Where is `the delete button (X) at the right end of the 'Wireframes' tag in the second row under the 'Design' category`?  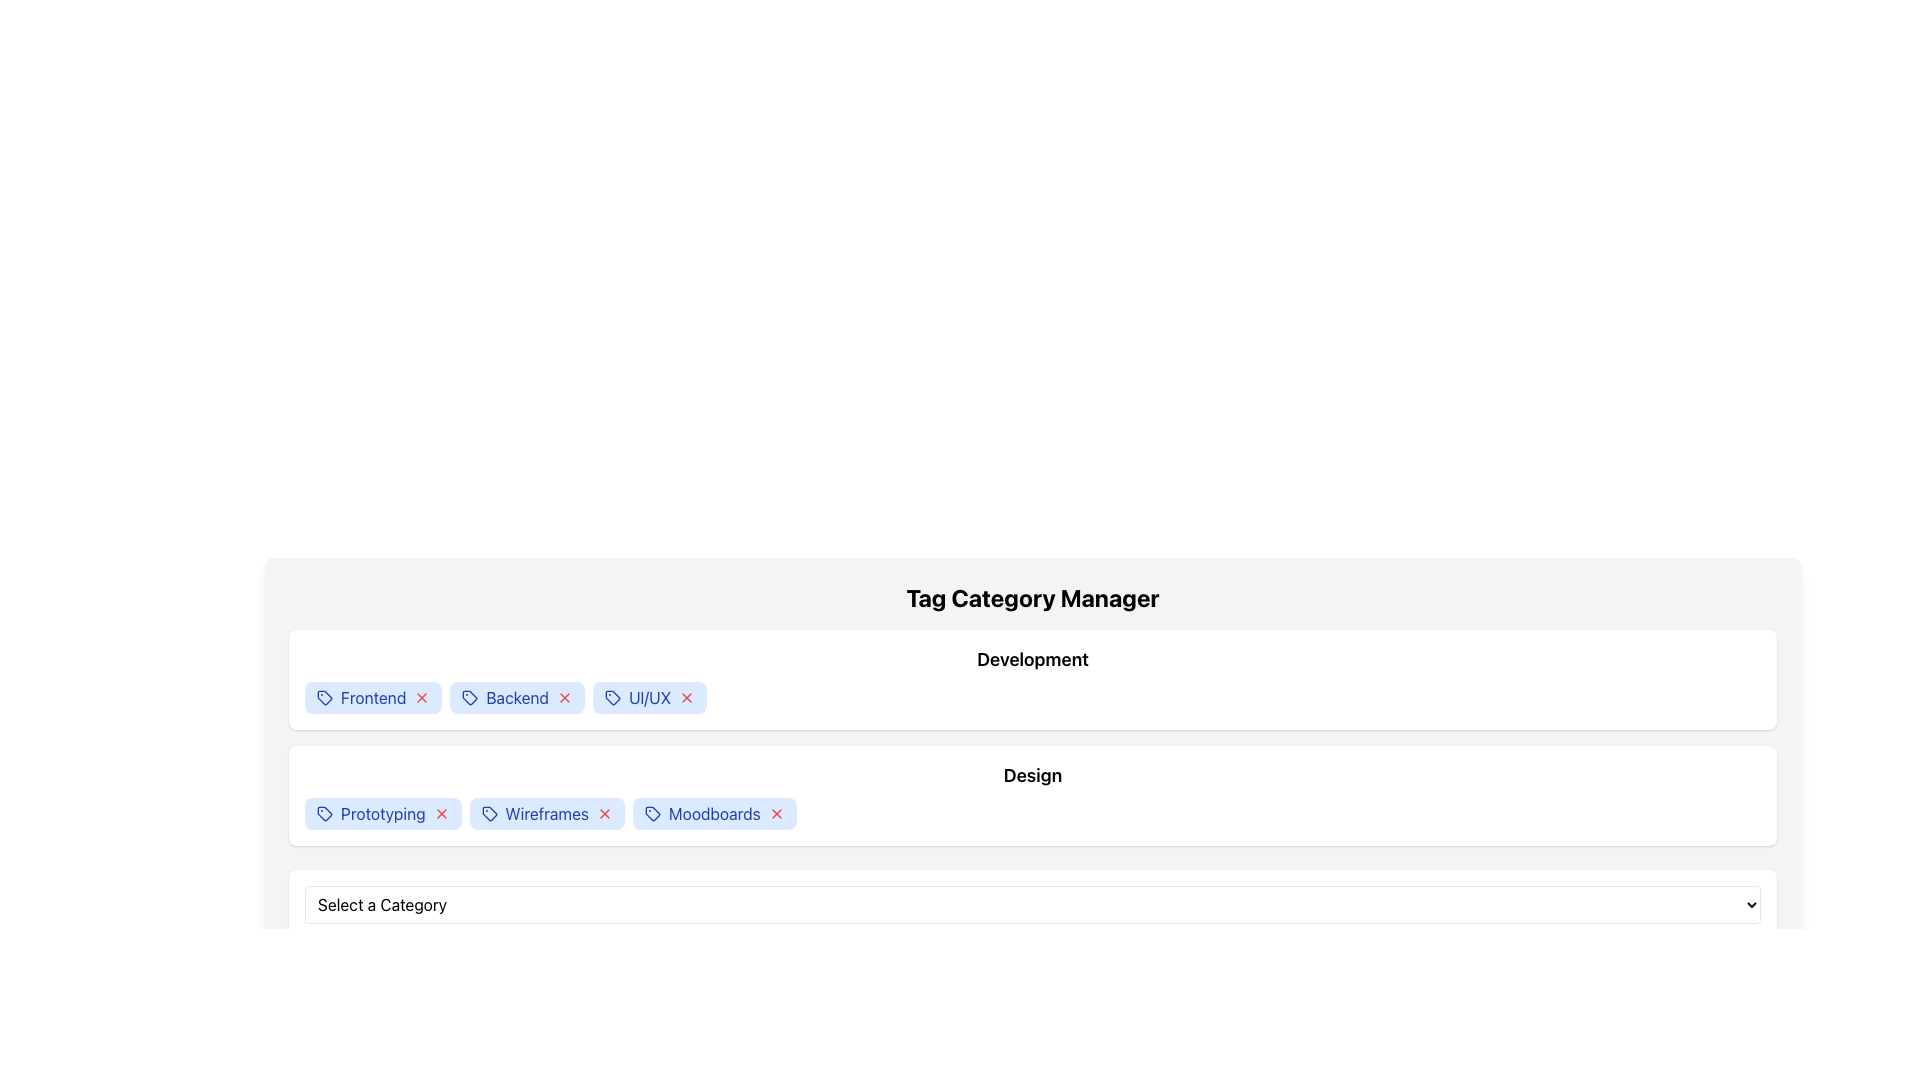
the delete button (X) at the right end of the 'Wireframes' tag in the second row under the 'Design' category is located at coordinates (603, 813).